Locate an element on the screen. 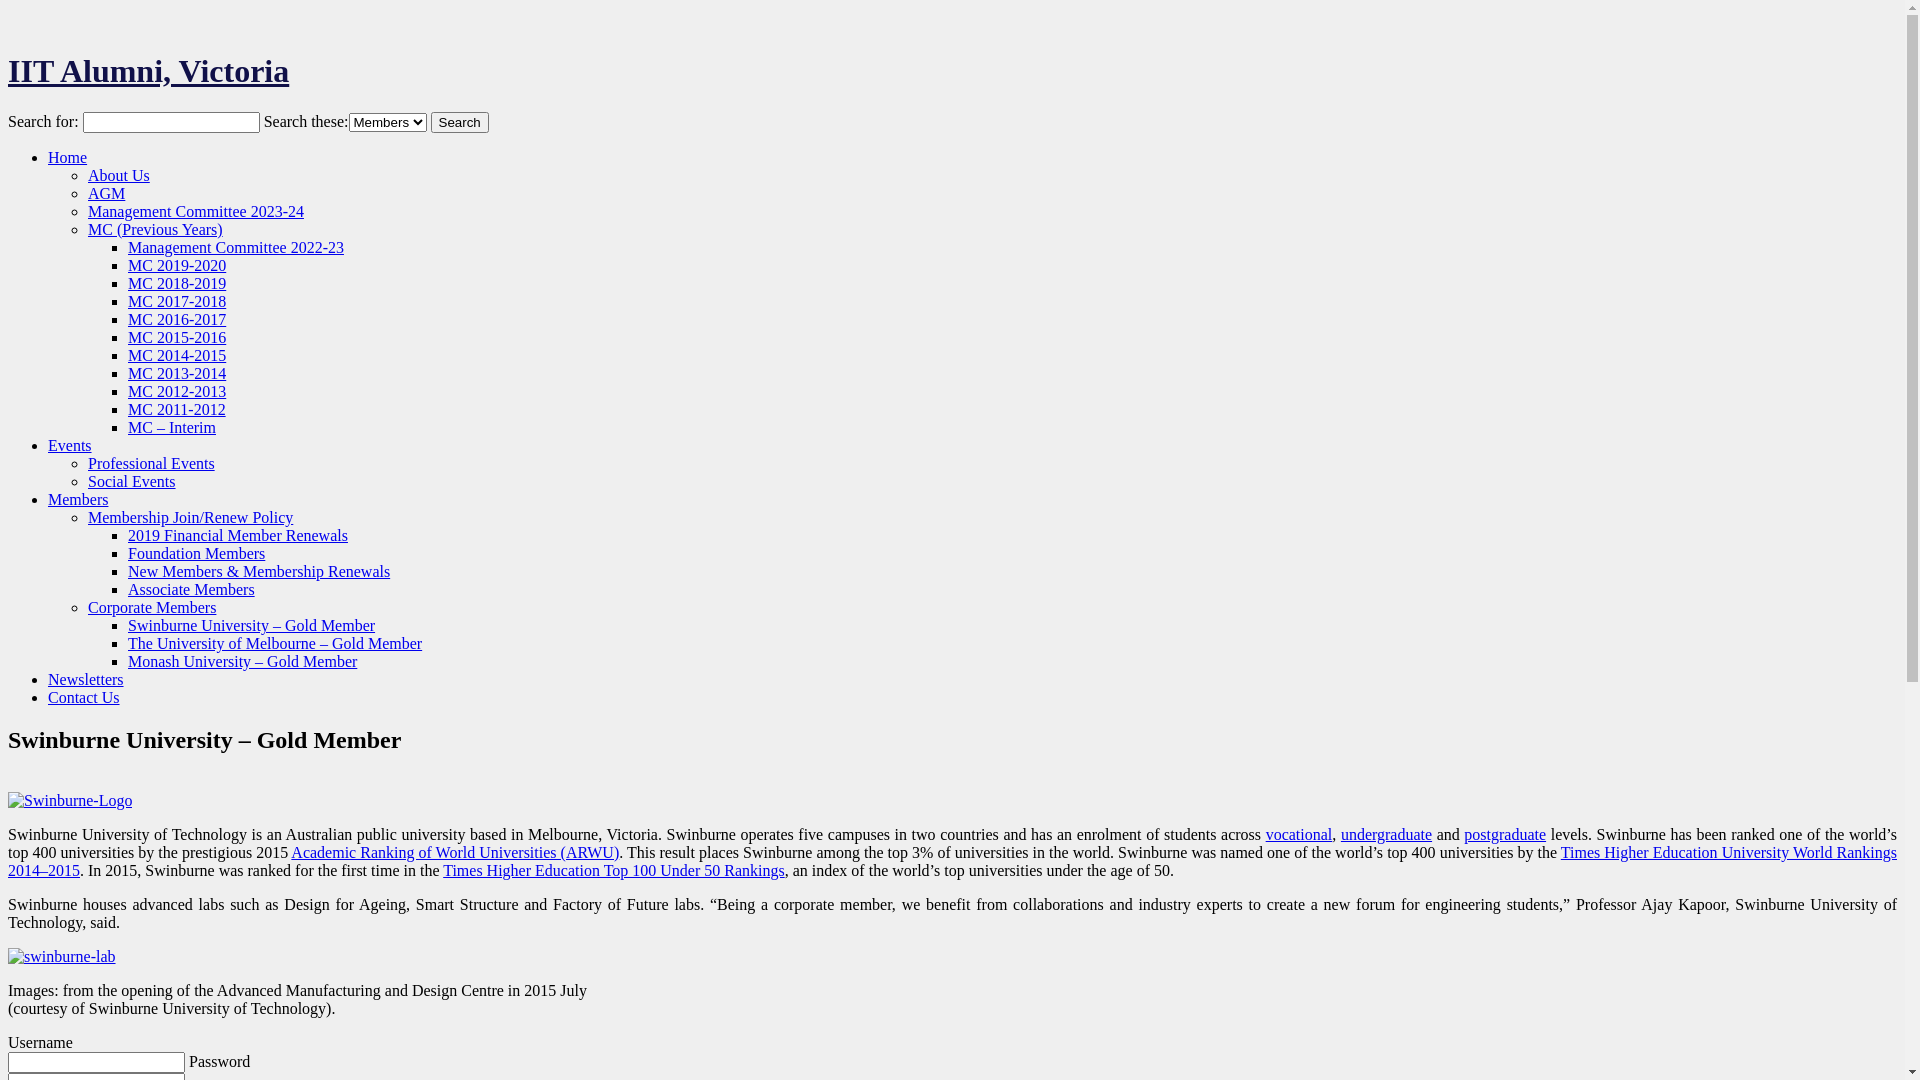  'MC 2014-2015' is located at coordinates (177, 354).